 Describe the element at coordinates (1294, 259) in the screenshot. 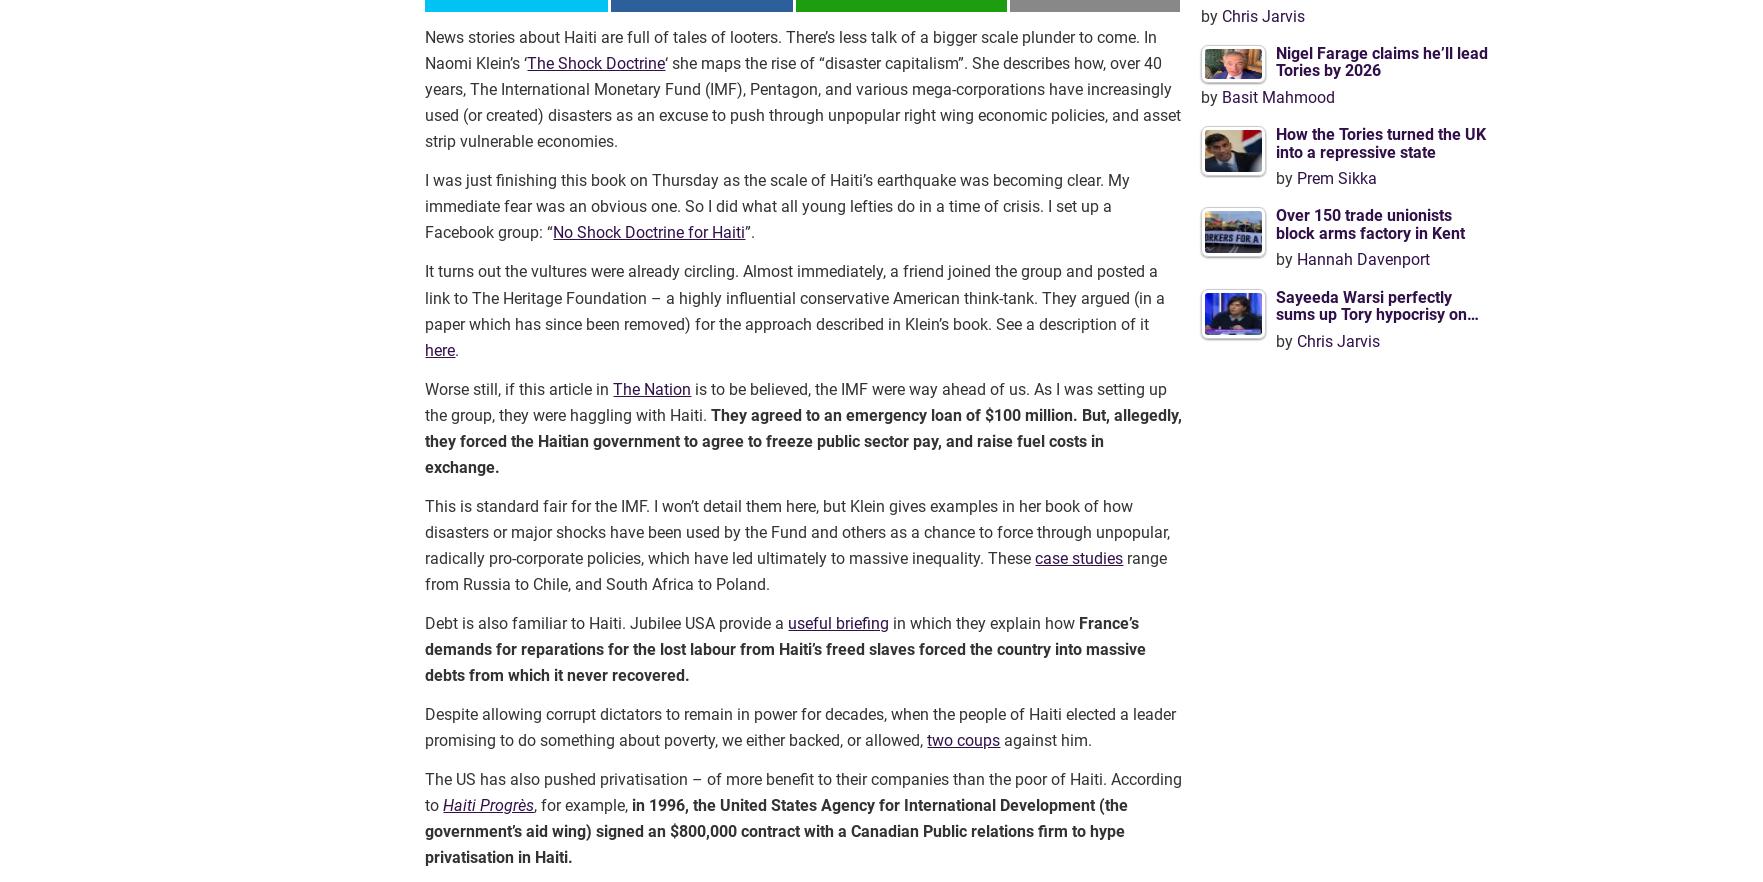

I see `'Hannah Davenport'` at that location.